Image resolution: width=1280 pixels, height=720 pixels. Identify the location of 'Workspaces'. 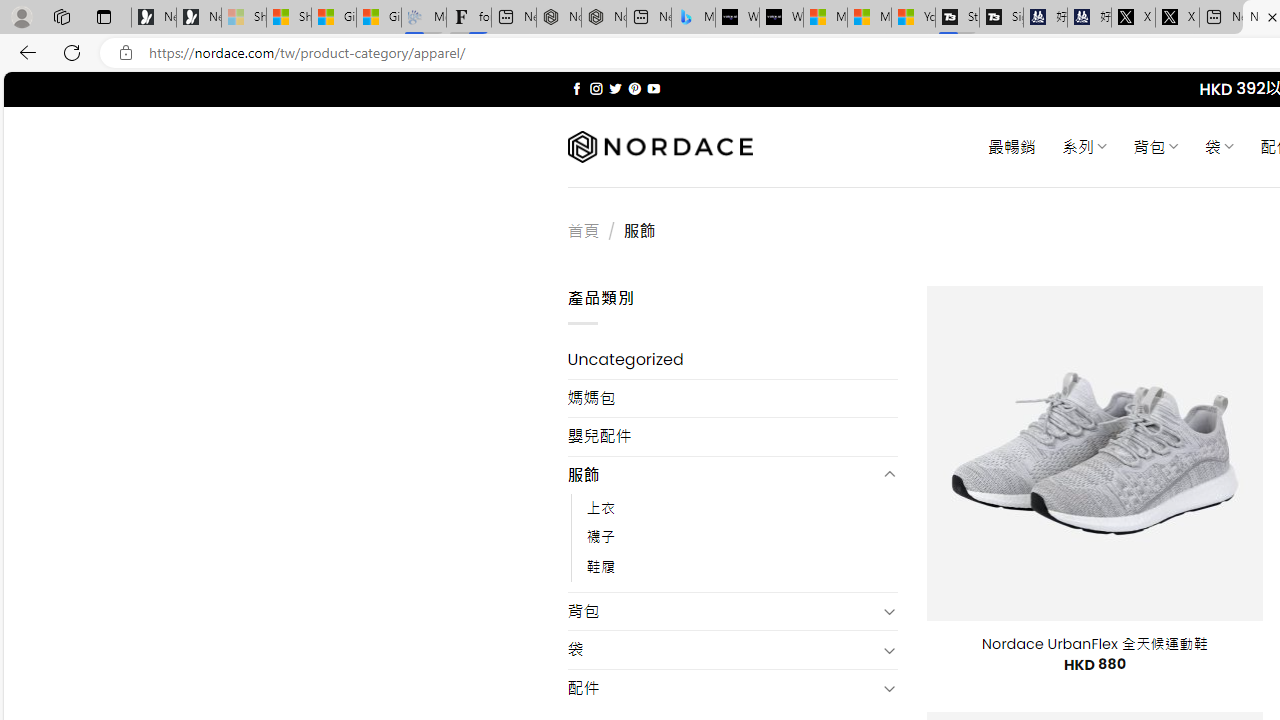
(61, 16).